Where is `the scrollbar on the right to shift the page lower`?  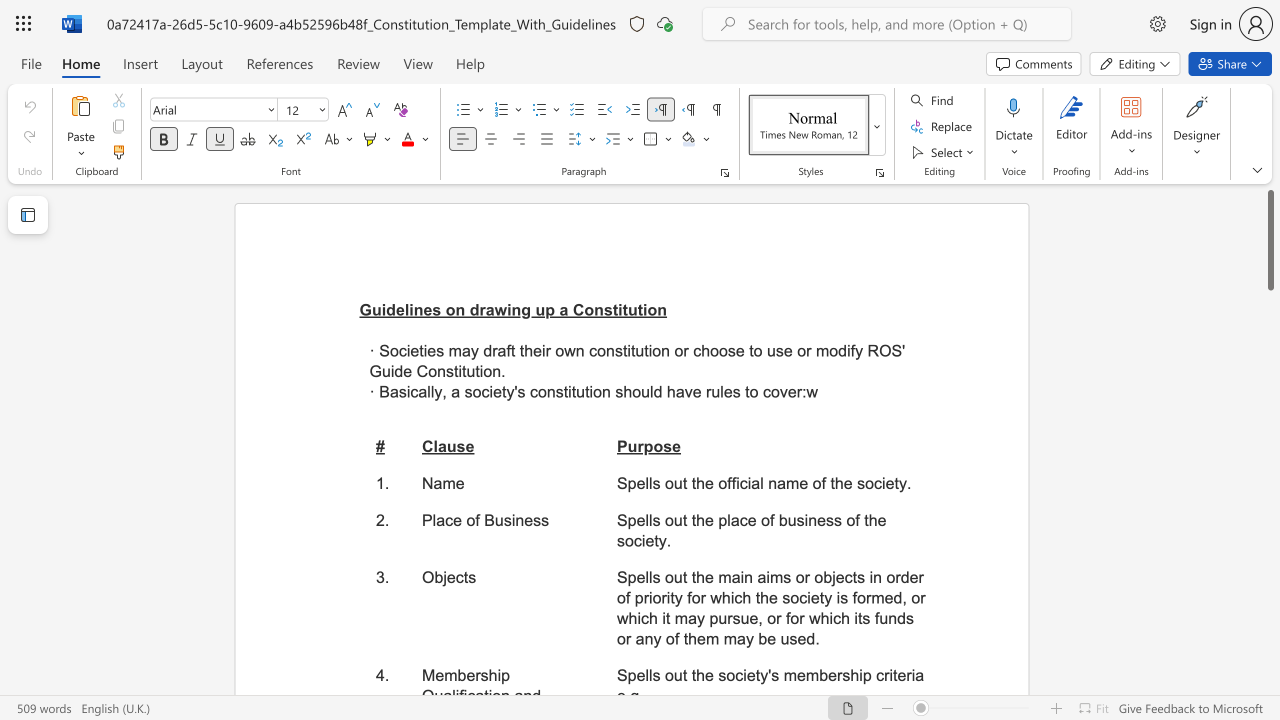 the scrollbar on the right to shift the page lower is located at coordinates (1269, 588).